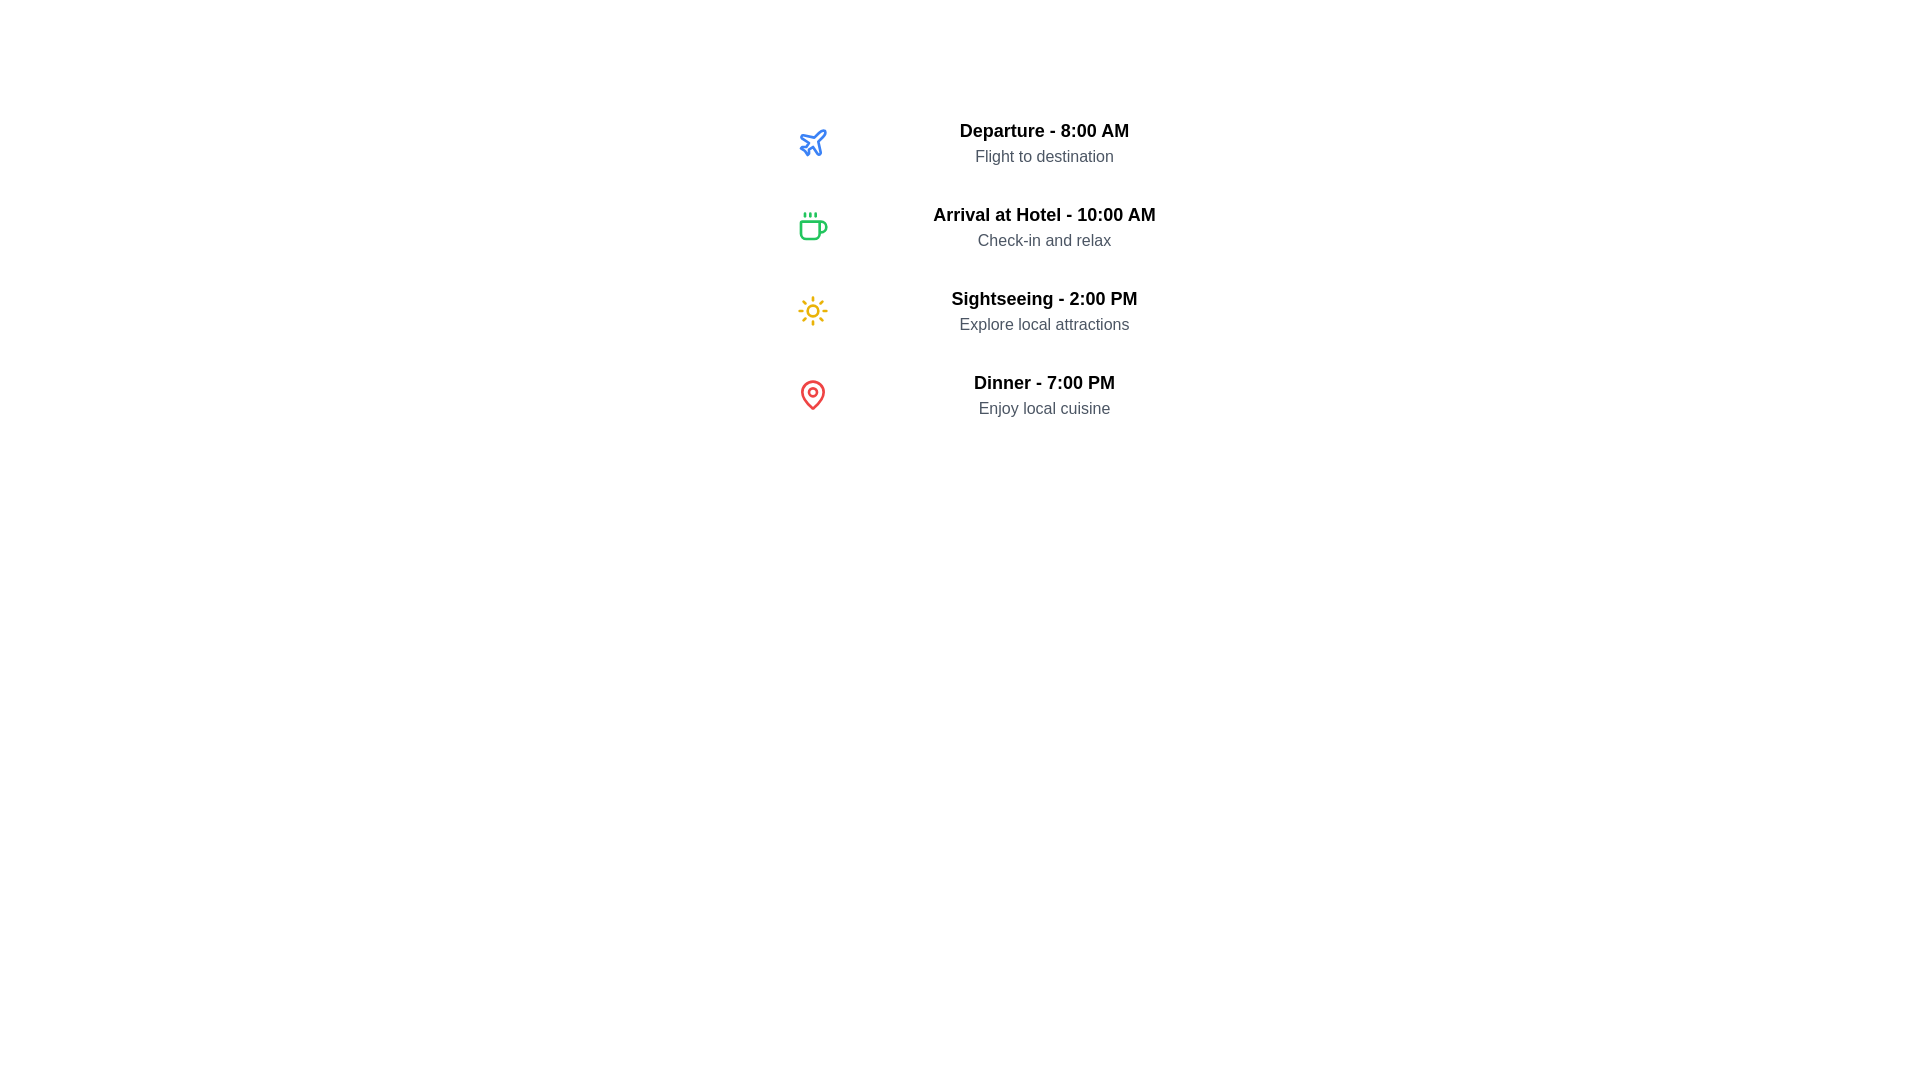 The height and width of the screenshot is (1080, 1920). I want to click on the itinerary detail list item indicating the arrival time and activity for hotel check-in and relaxation, which is the second item in the vertical list below 'Departure - 8:00 AM', so click(1020, 226).